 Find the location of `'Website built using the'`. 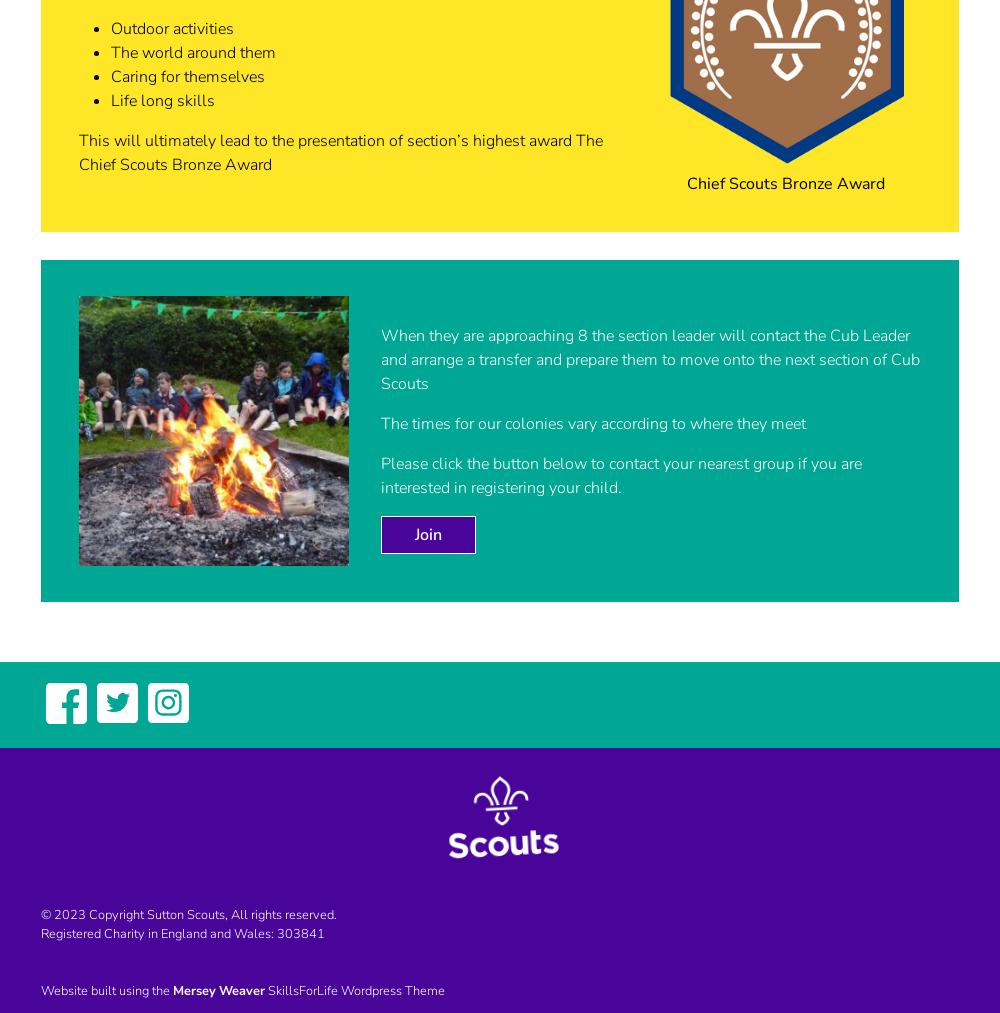

'Website built using the' is located at coordinates (106, 991).